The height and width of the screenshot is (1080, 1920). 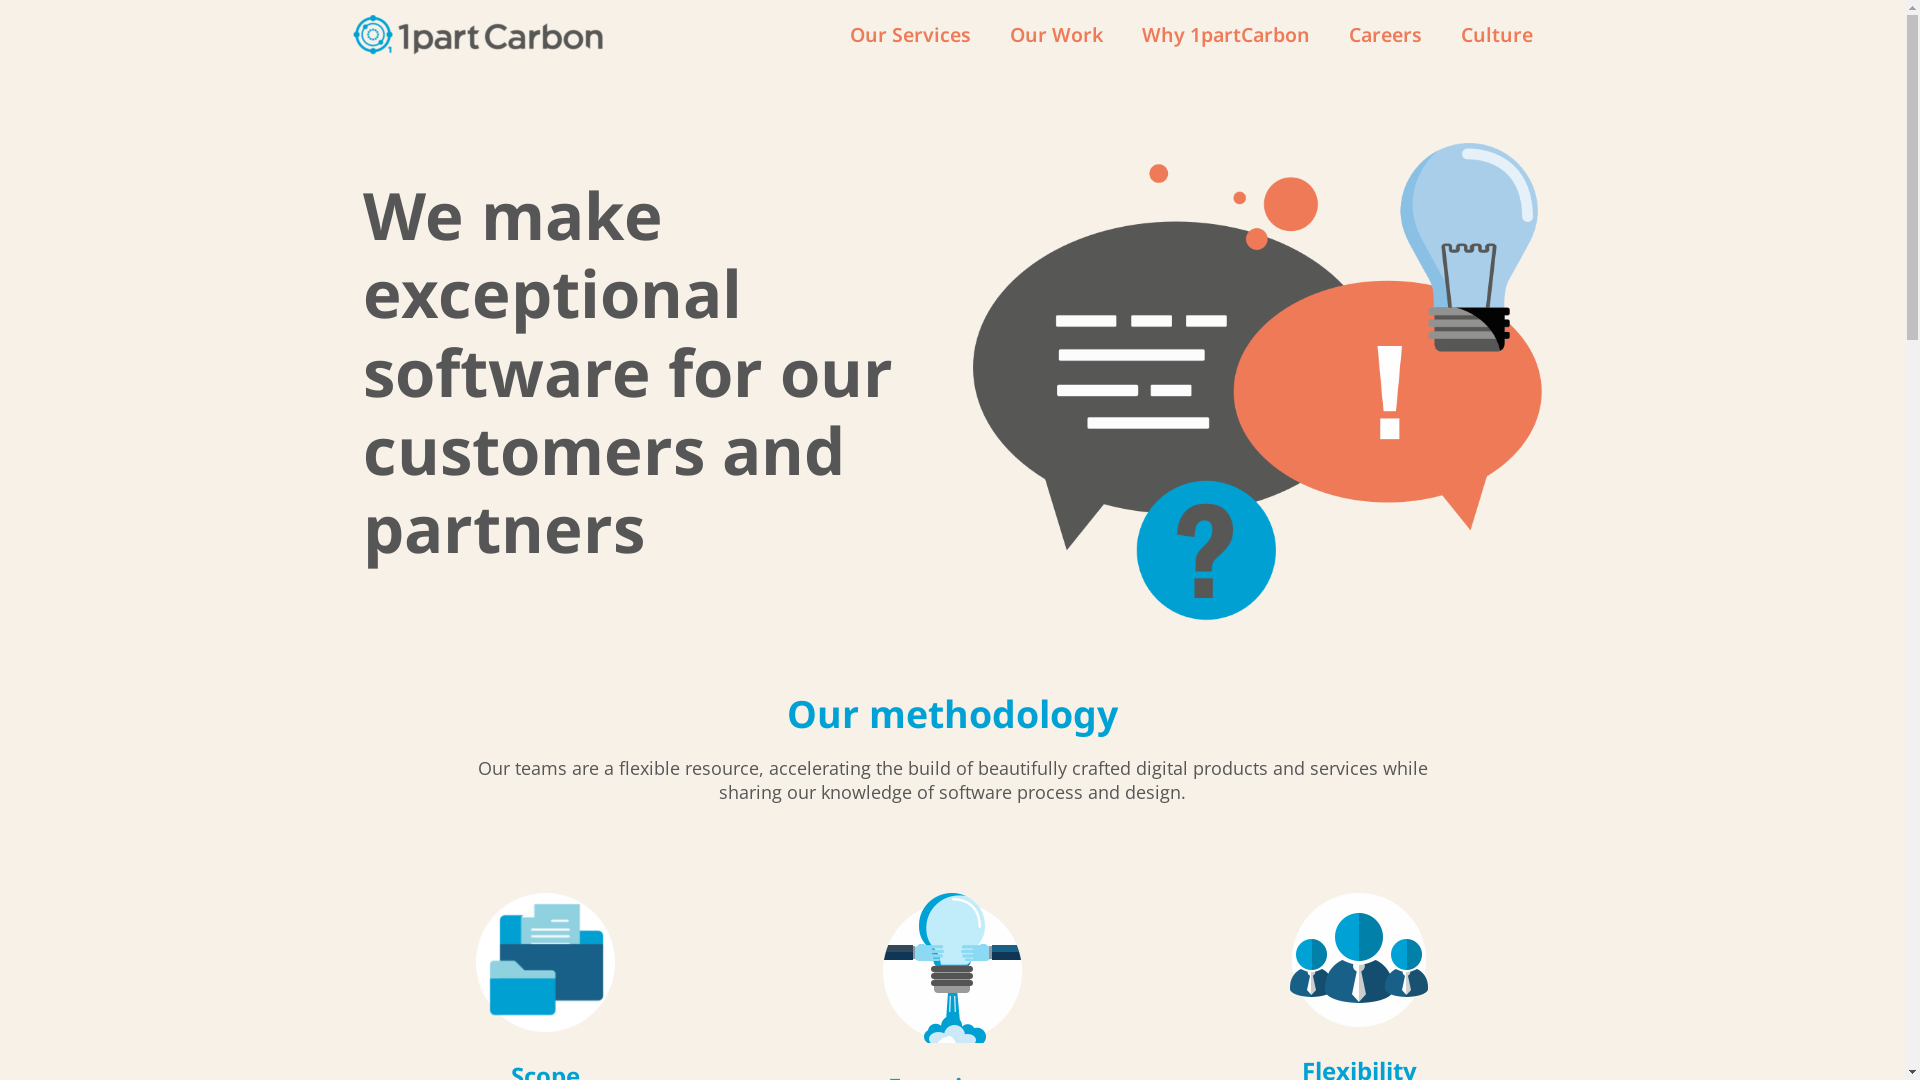 I want to click on 'Culture', so click(x=1497, y=34).